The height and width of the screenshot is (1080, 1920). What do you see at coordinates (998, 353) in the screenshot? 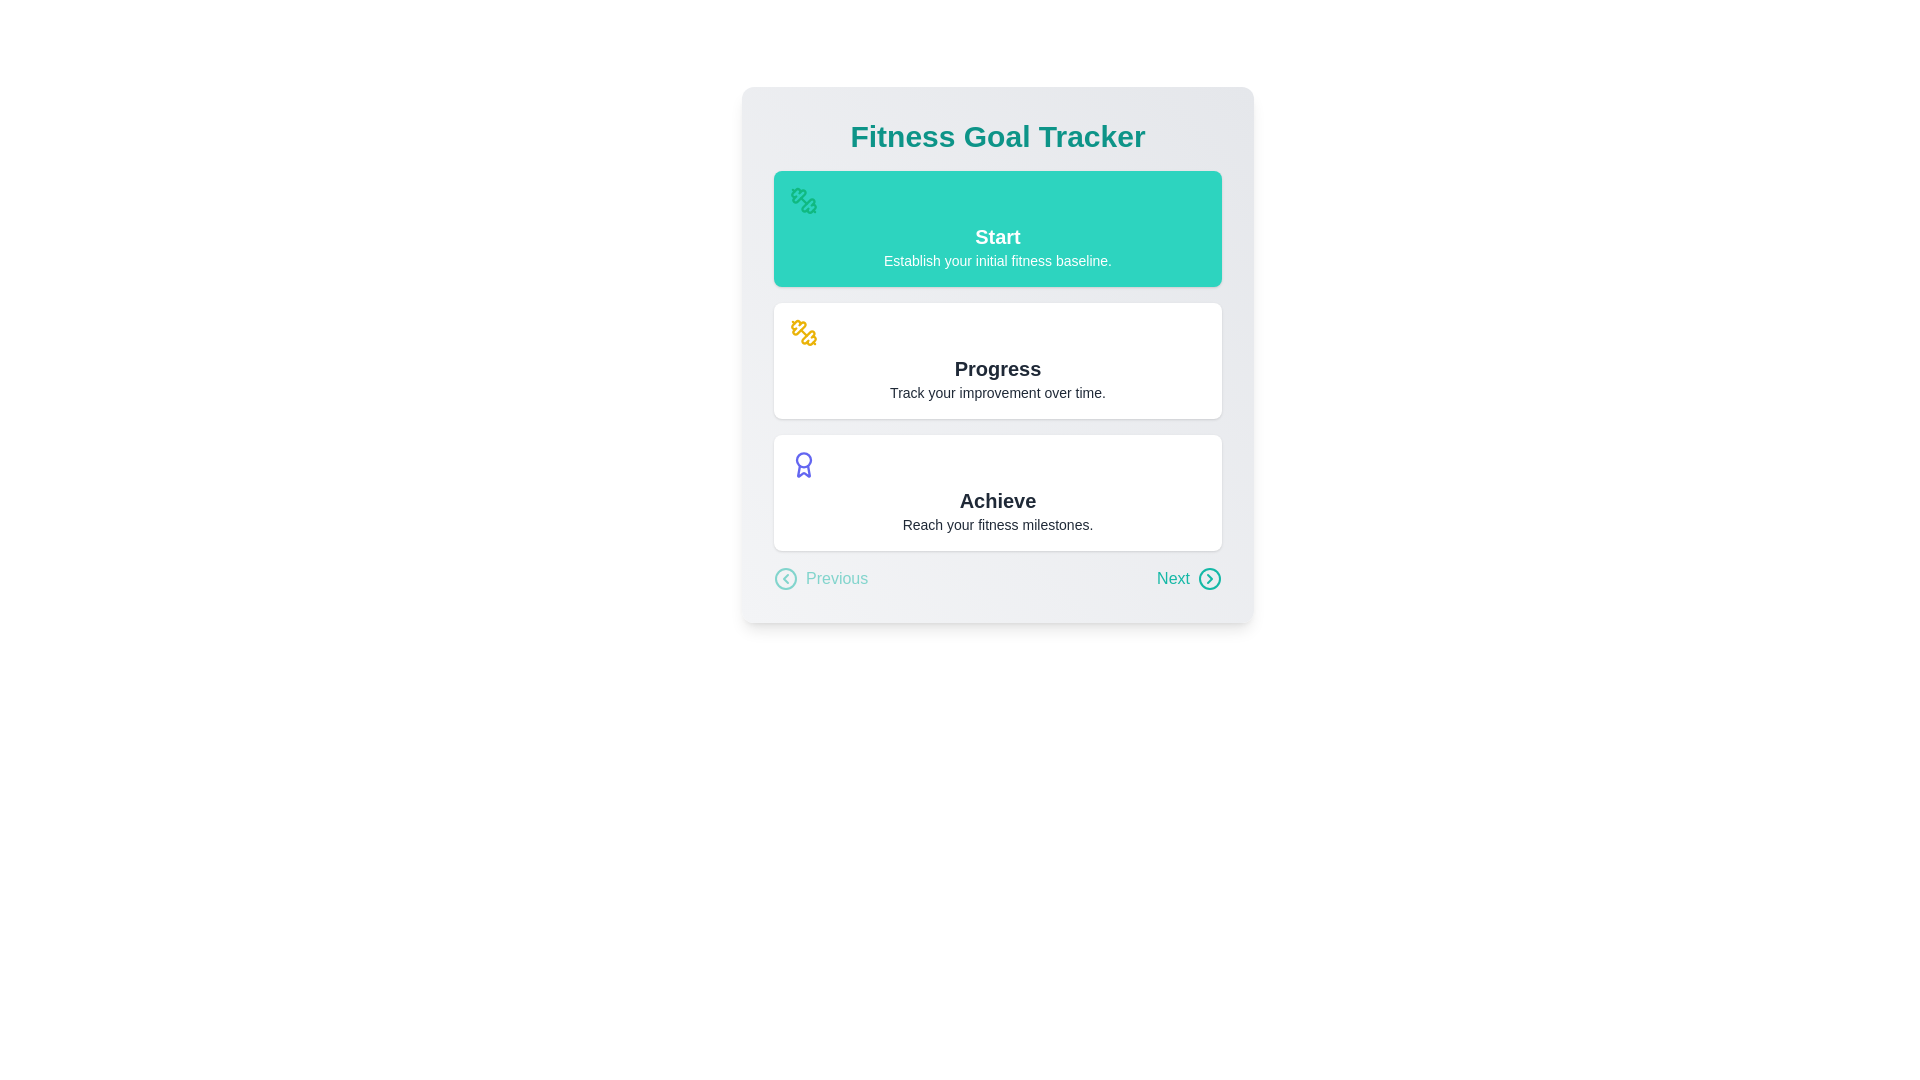
I see `on the Informational card related` at bounding box center [998, 353].